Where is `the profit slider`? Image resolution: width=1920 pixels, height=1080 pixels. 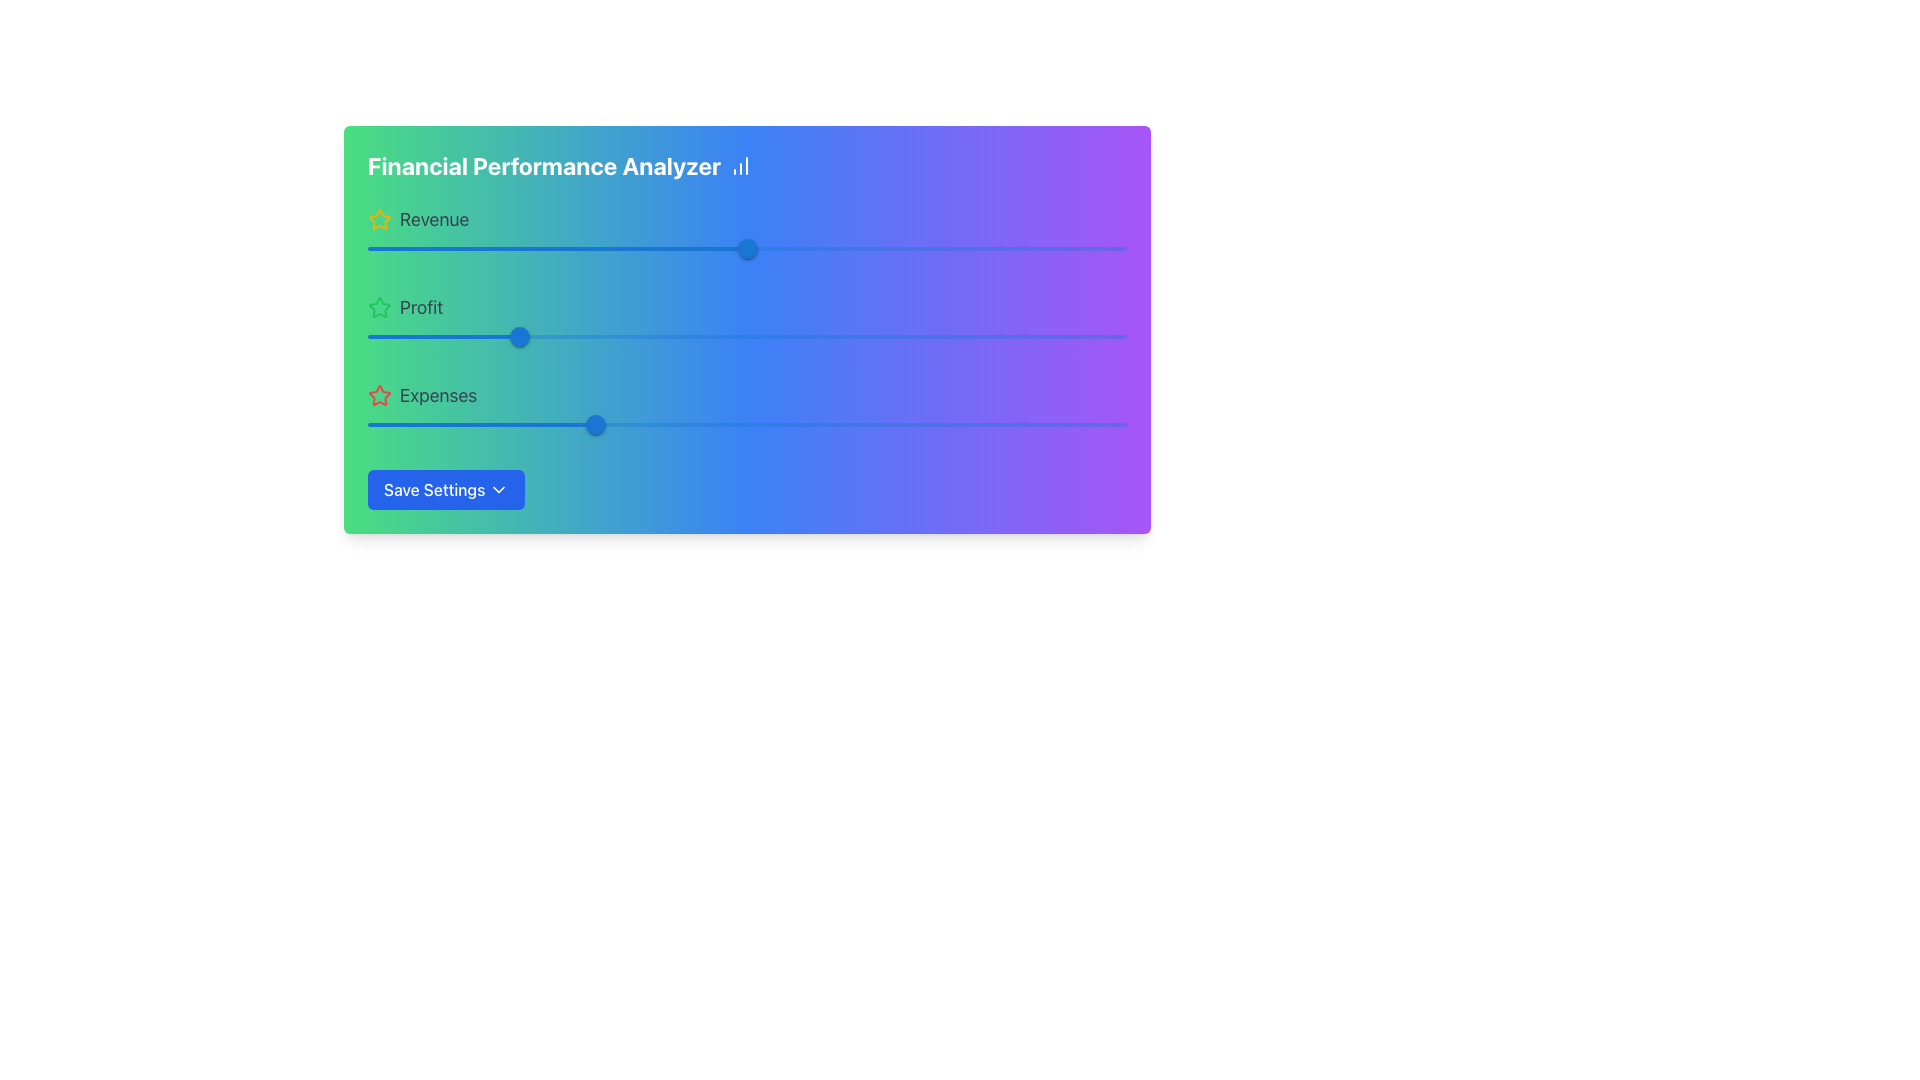
the profit slider is located at coordinates (805, 335).